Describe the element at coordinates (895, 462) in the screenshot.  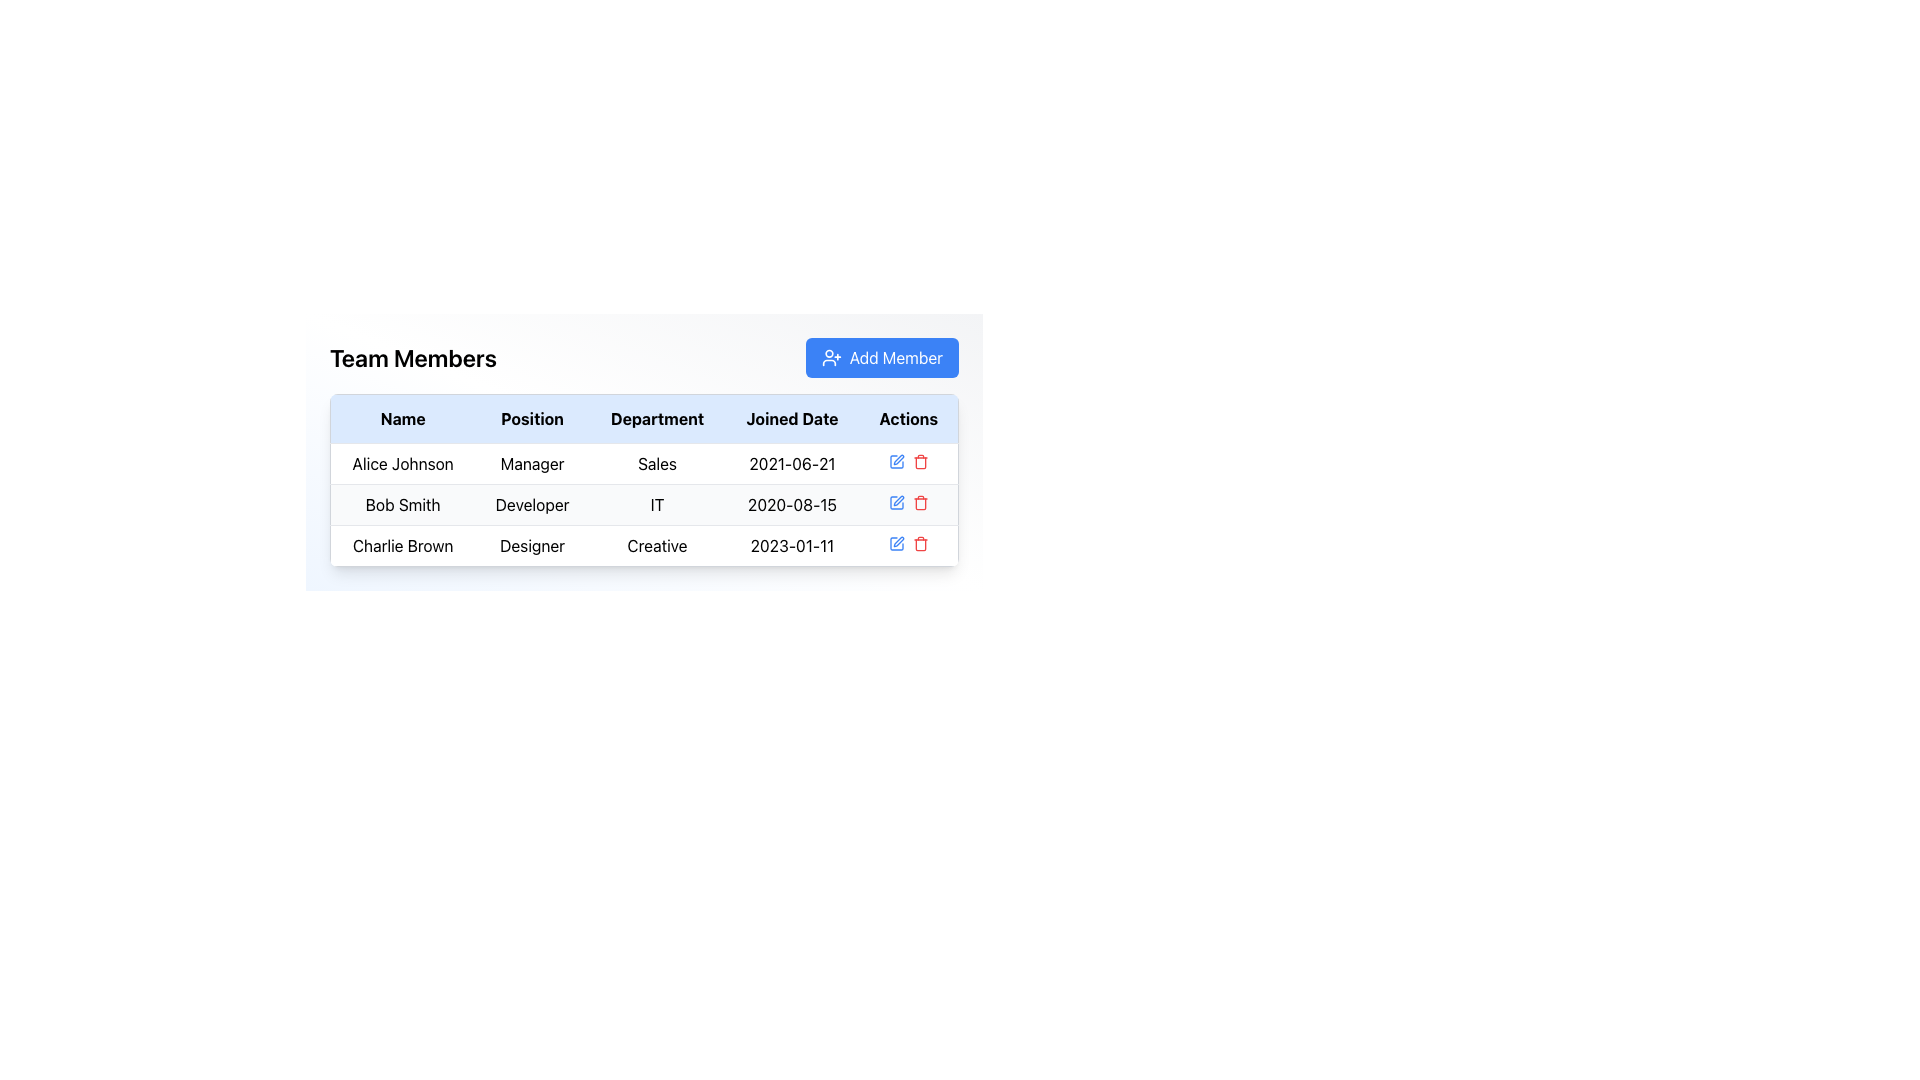
I see `the square pen tool icon located in the 'Actions' column of the table aligned with the row for 'Bob Smith.'` at that location.